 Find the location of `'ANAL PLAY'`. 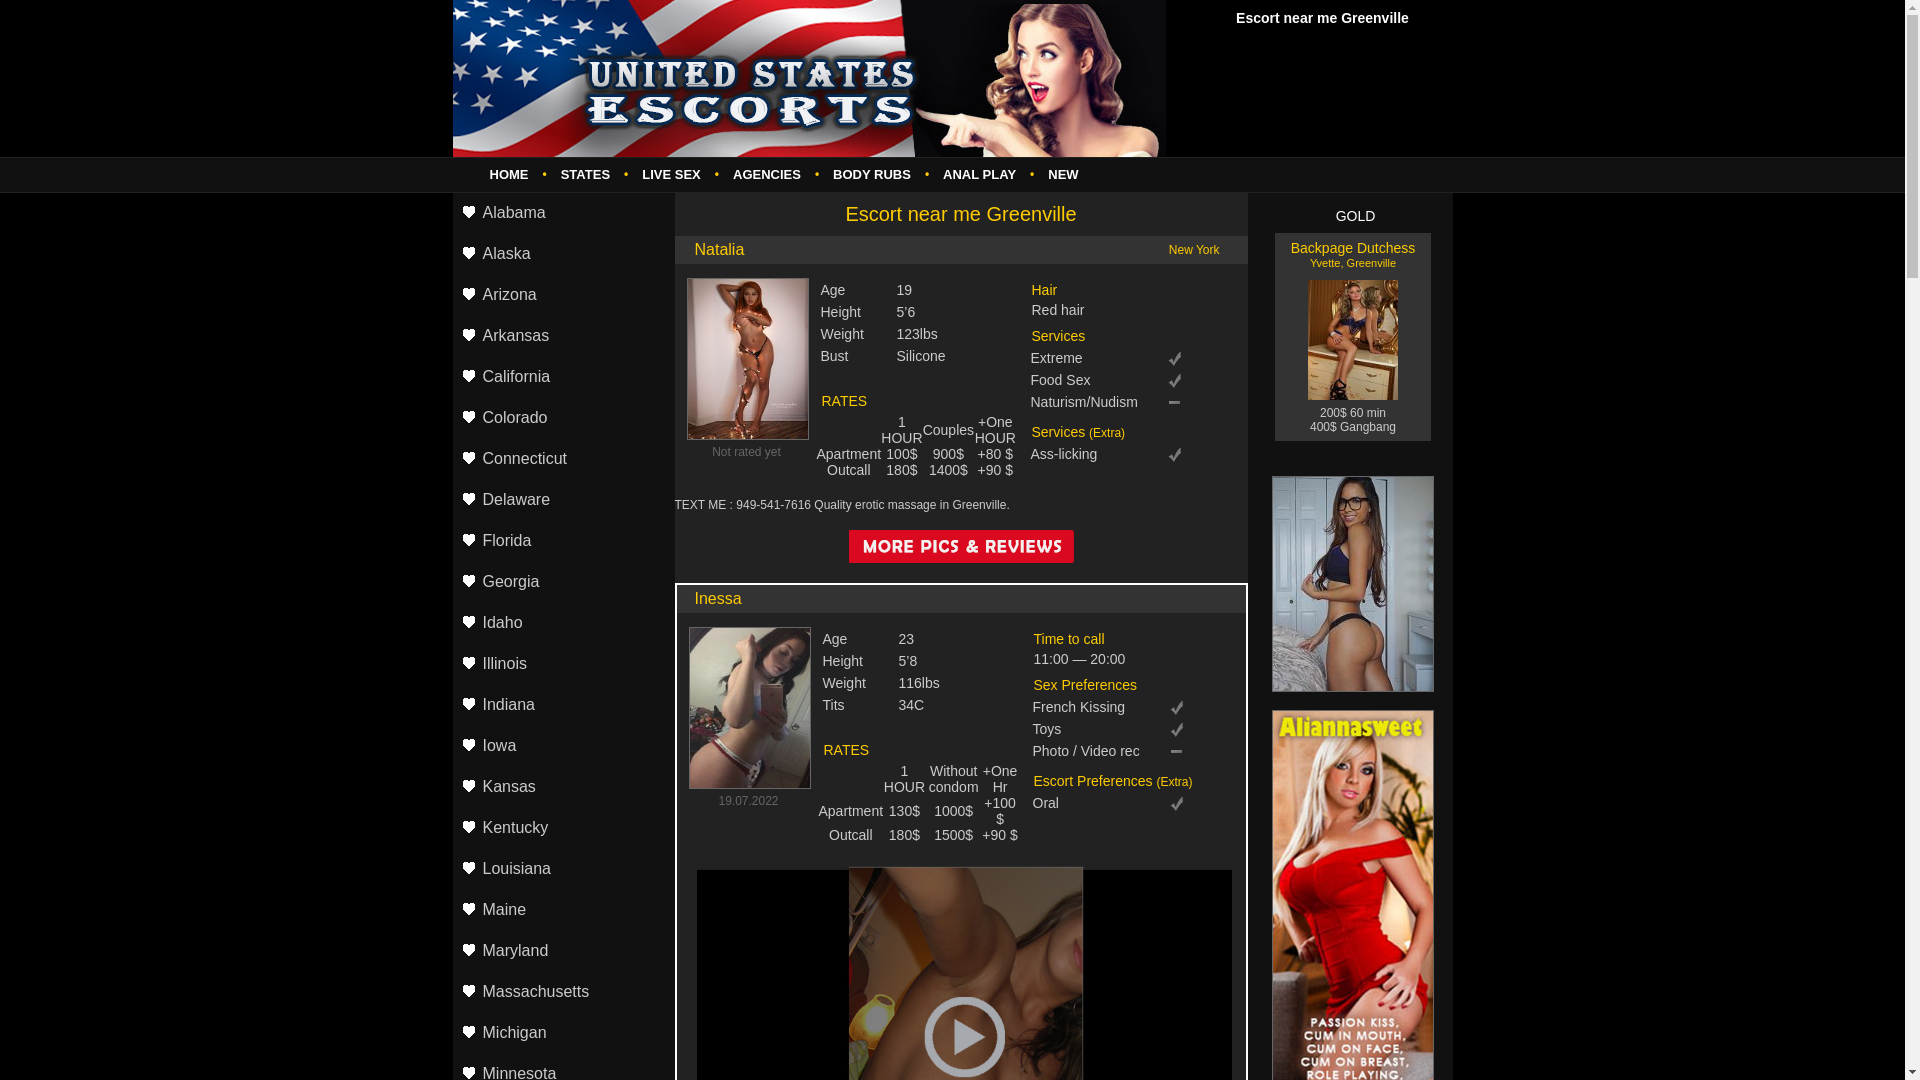

'ANAL PLAY' is located at coordinates (979, 173).